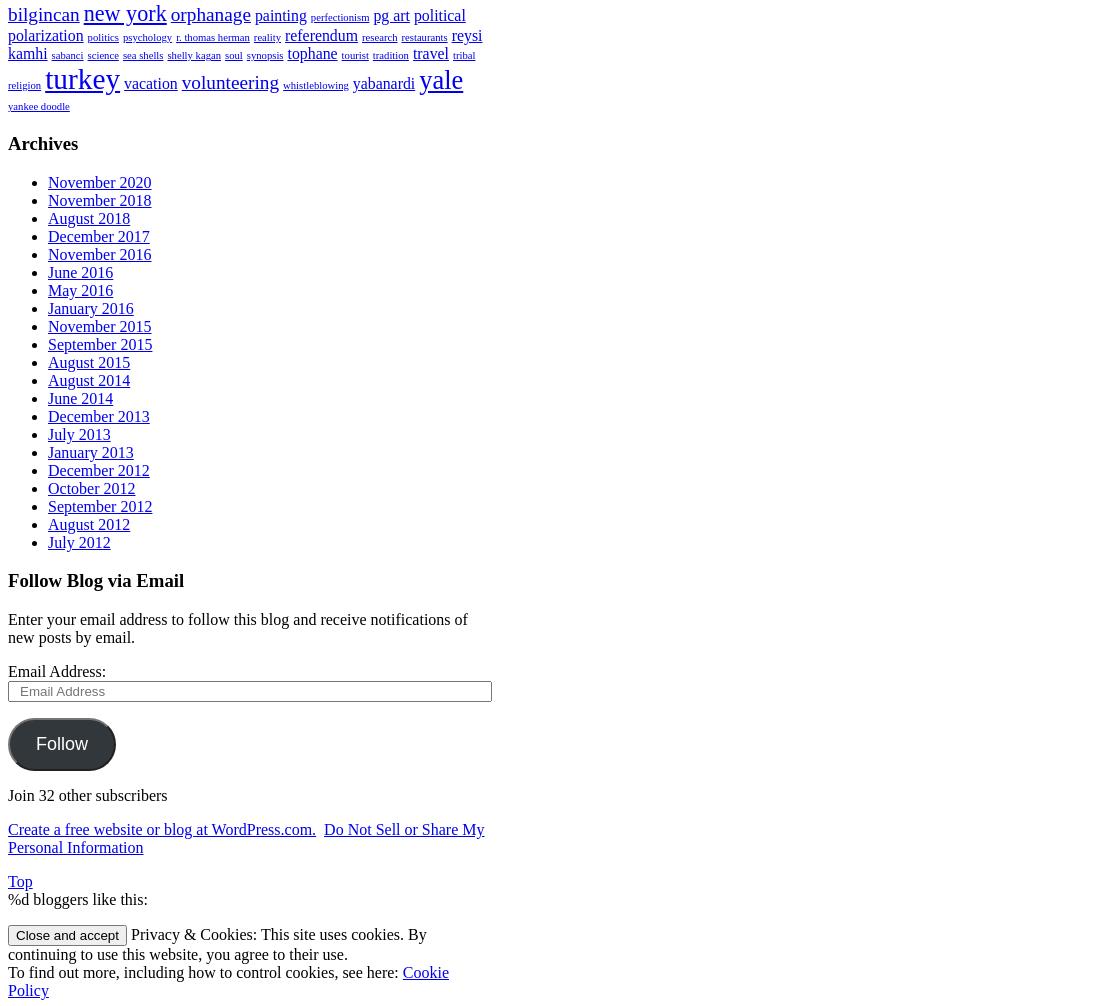  I want to click on 'pg art', so click(390, 15).